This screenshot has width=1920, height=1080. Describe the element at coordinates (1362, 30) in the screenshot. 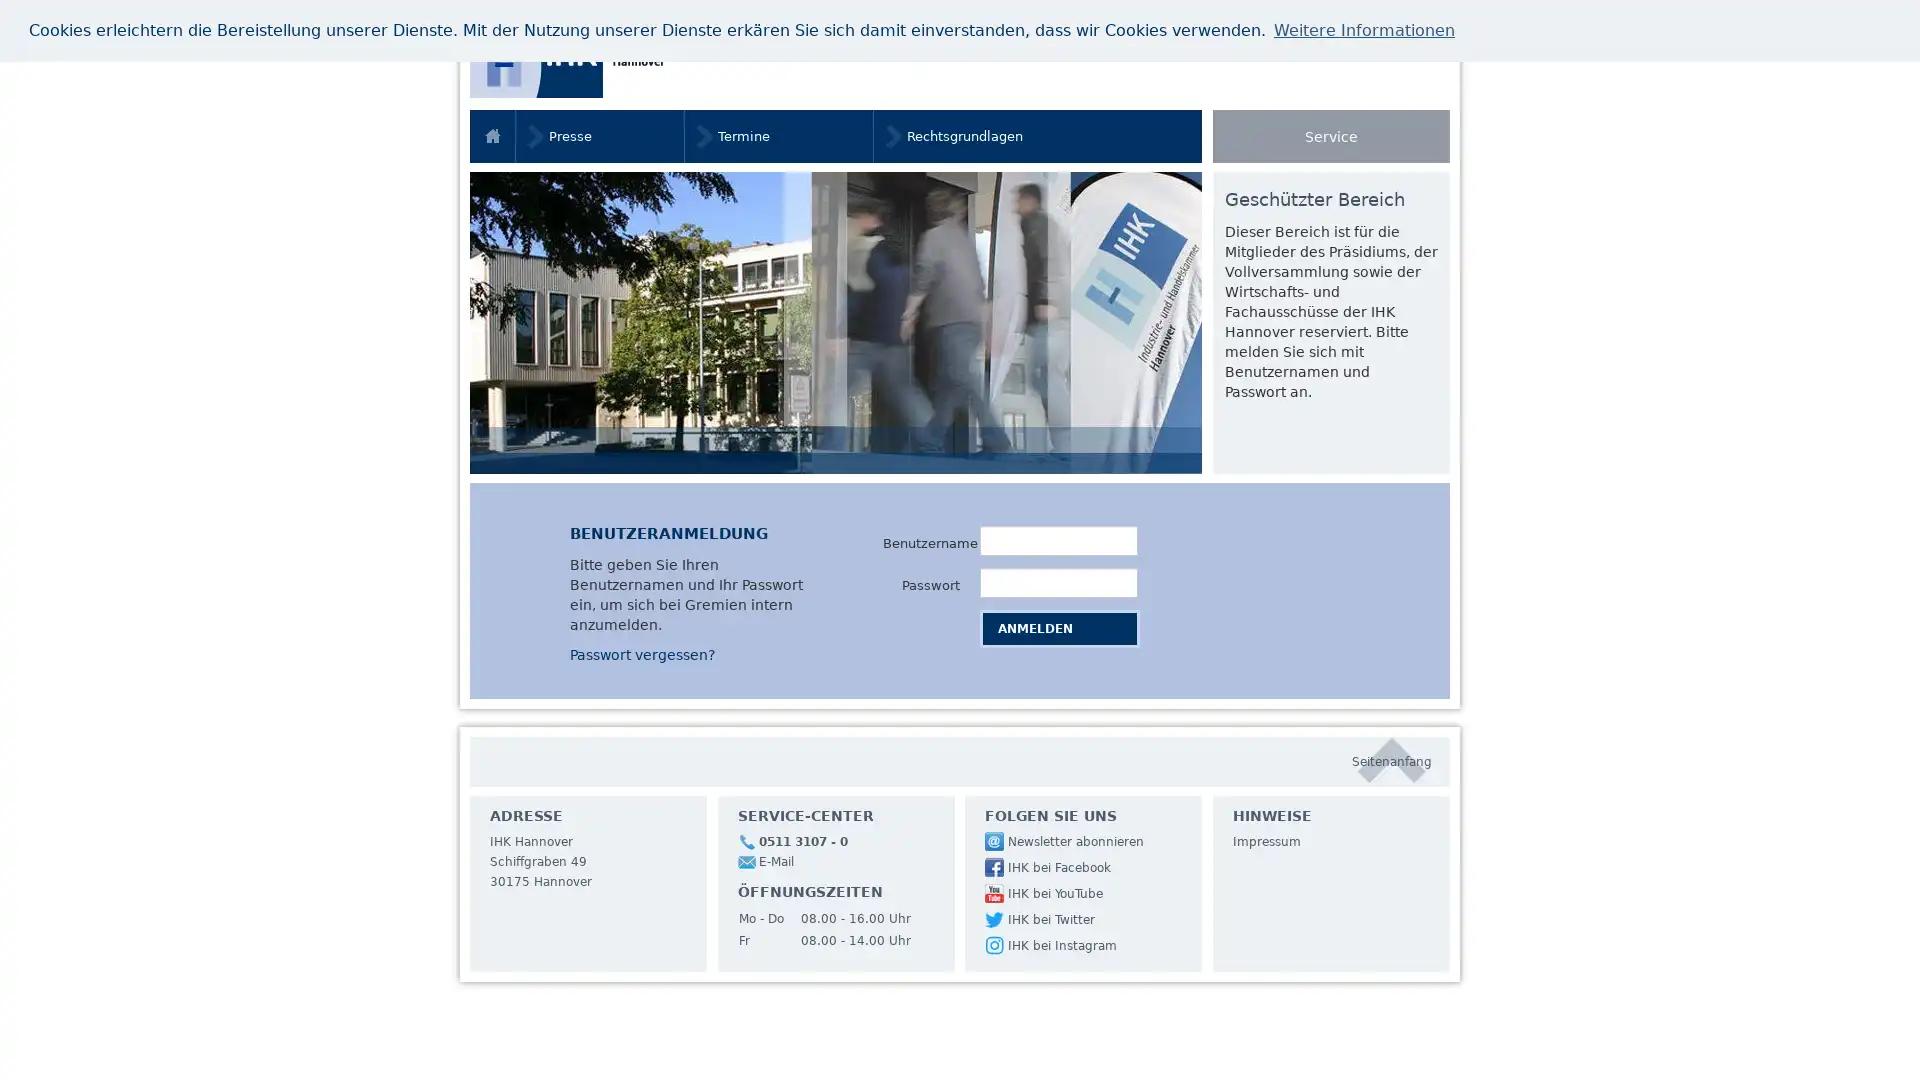

I see `learn more about cookies` at that location.